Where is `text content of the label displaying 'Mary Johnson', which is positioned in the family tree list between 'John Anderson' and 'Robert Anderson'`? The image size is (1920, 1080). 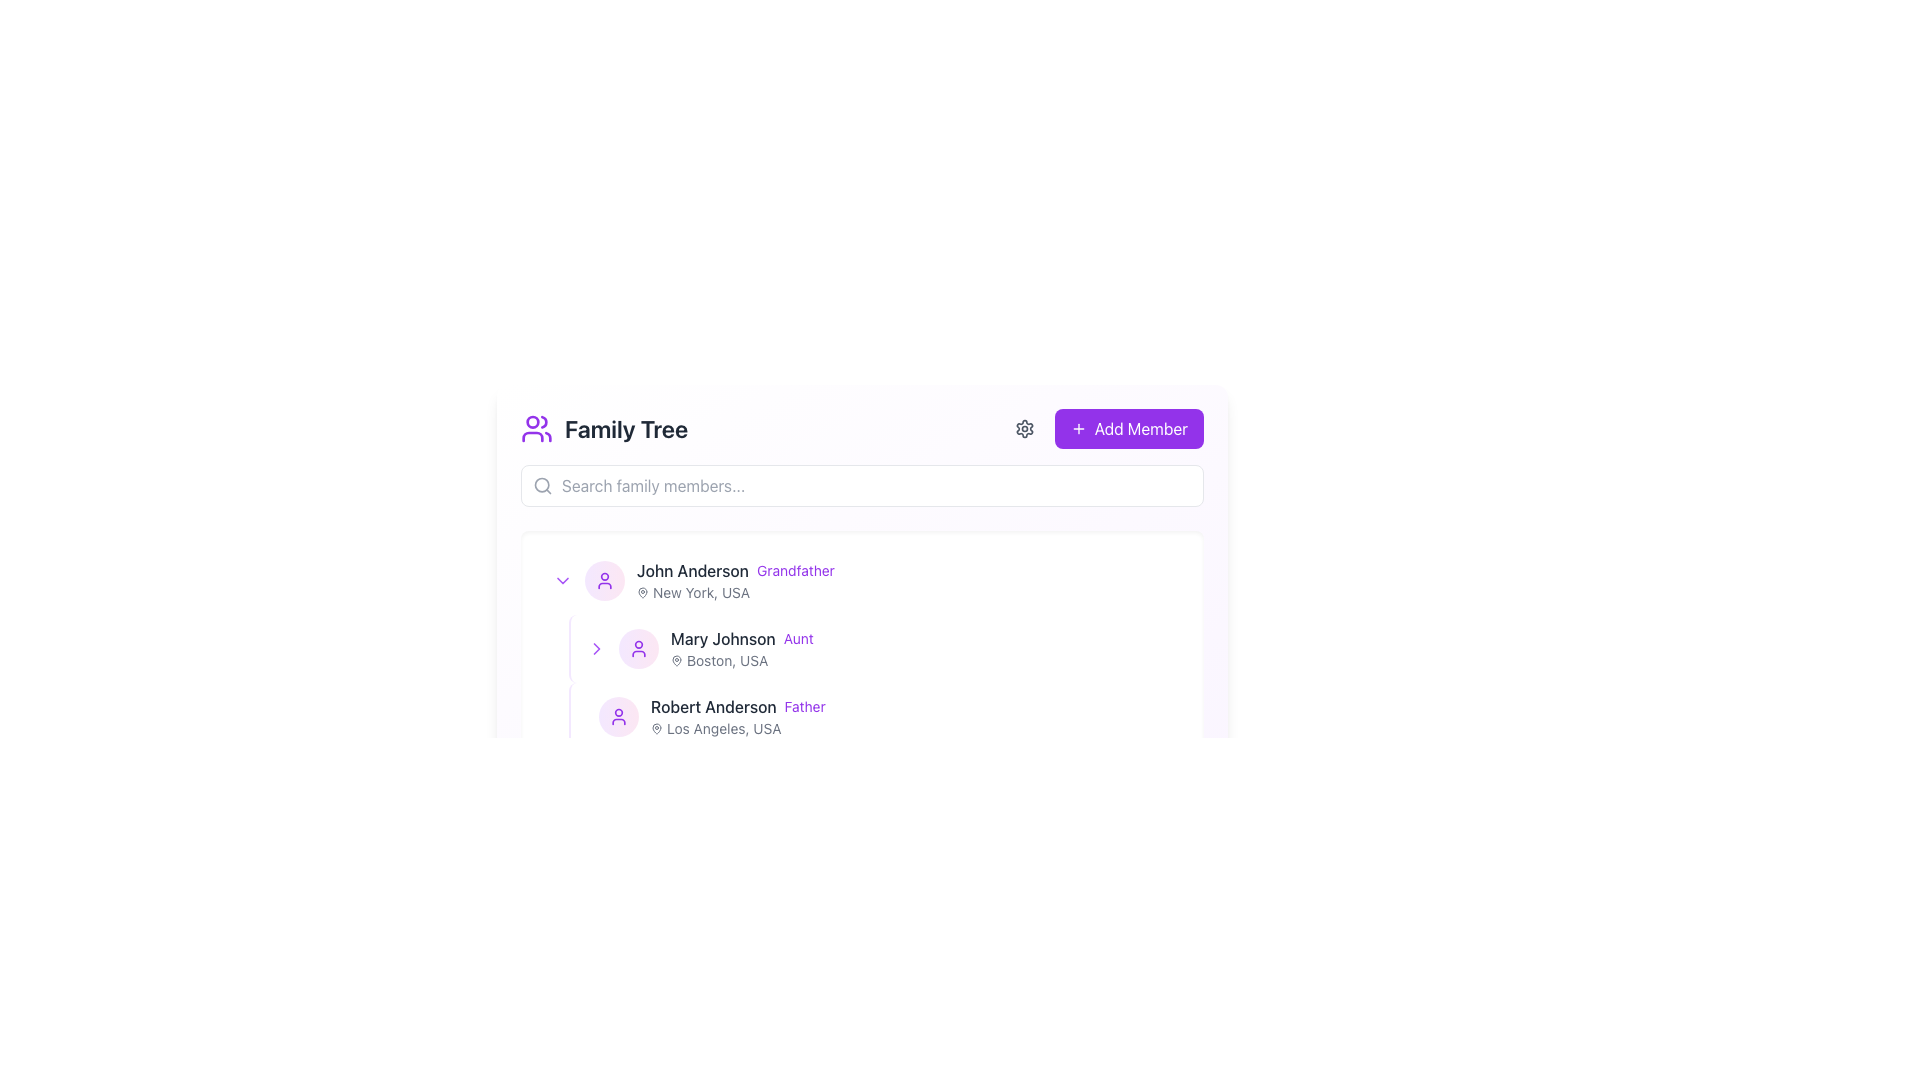
text content of the label displaying 'Mary Johnson', which is positioned in the family tree list between 'John Anderson' and 'Robert Anderson' is located at coordinates (722, 639).